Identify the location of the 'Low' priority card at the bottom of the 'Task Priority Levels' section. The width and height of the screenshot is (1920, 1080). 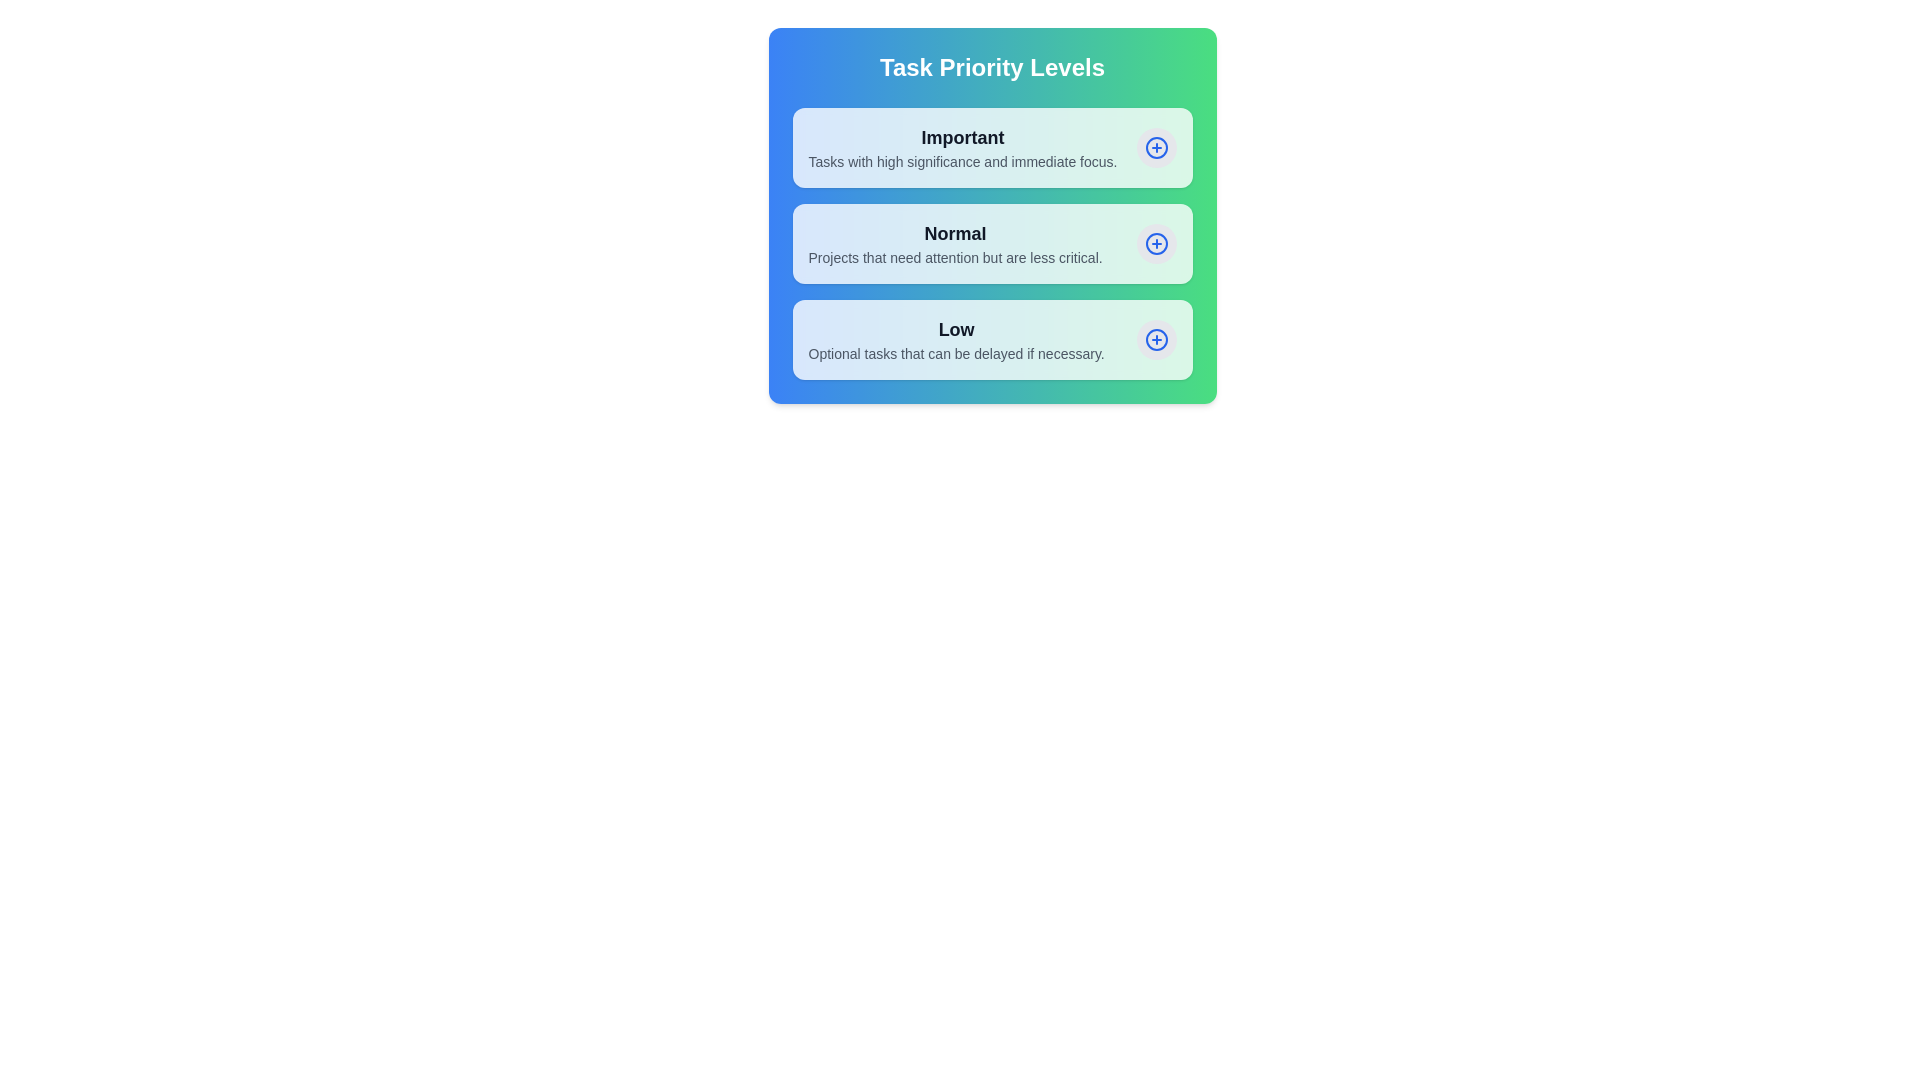
(992, 338).